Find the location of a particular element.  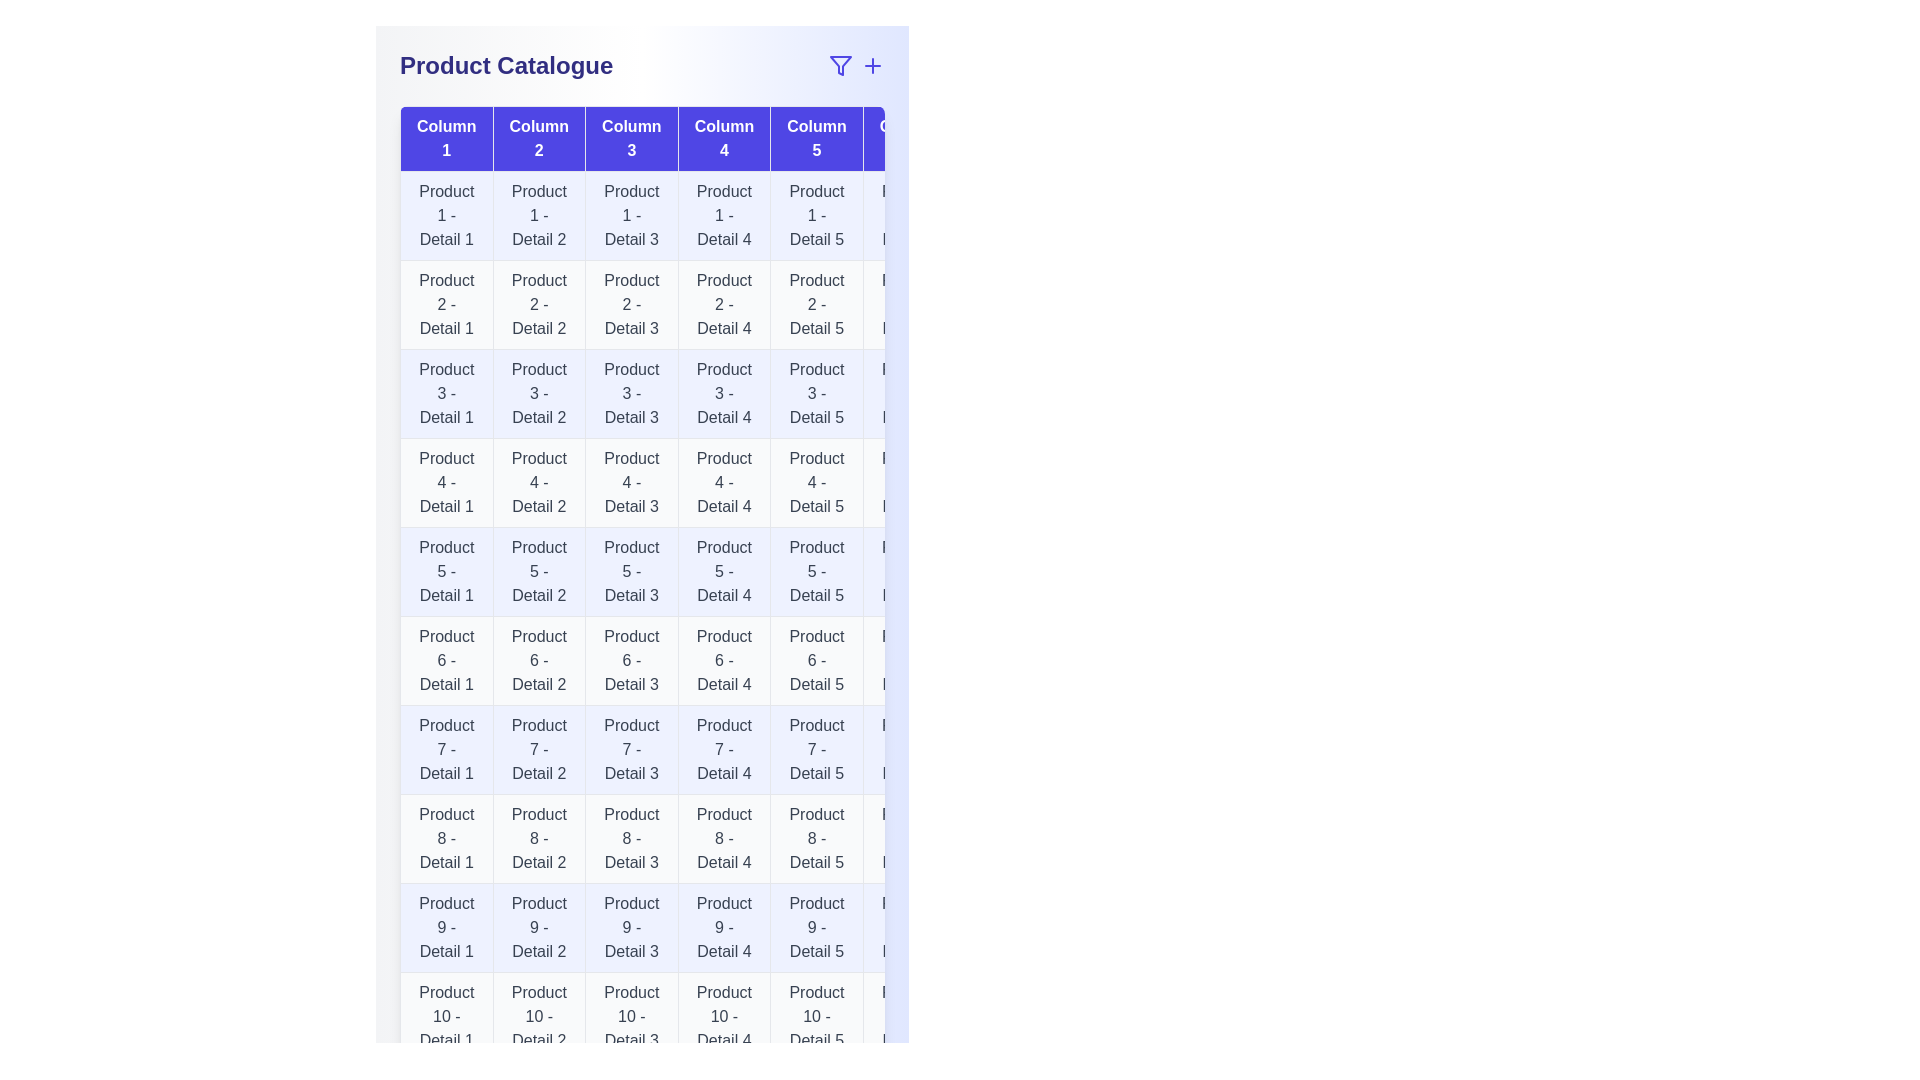

the plus icon to add a new product is located at coordinates (873, 64).